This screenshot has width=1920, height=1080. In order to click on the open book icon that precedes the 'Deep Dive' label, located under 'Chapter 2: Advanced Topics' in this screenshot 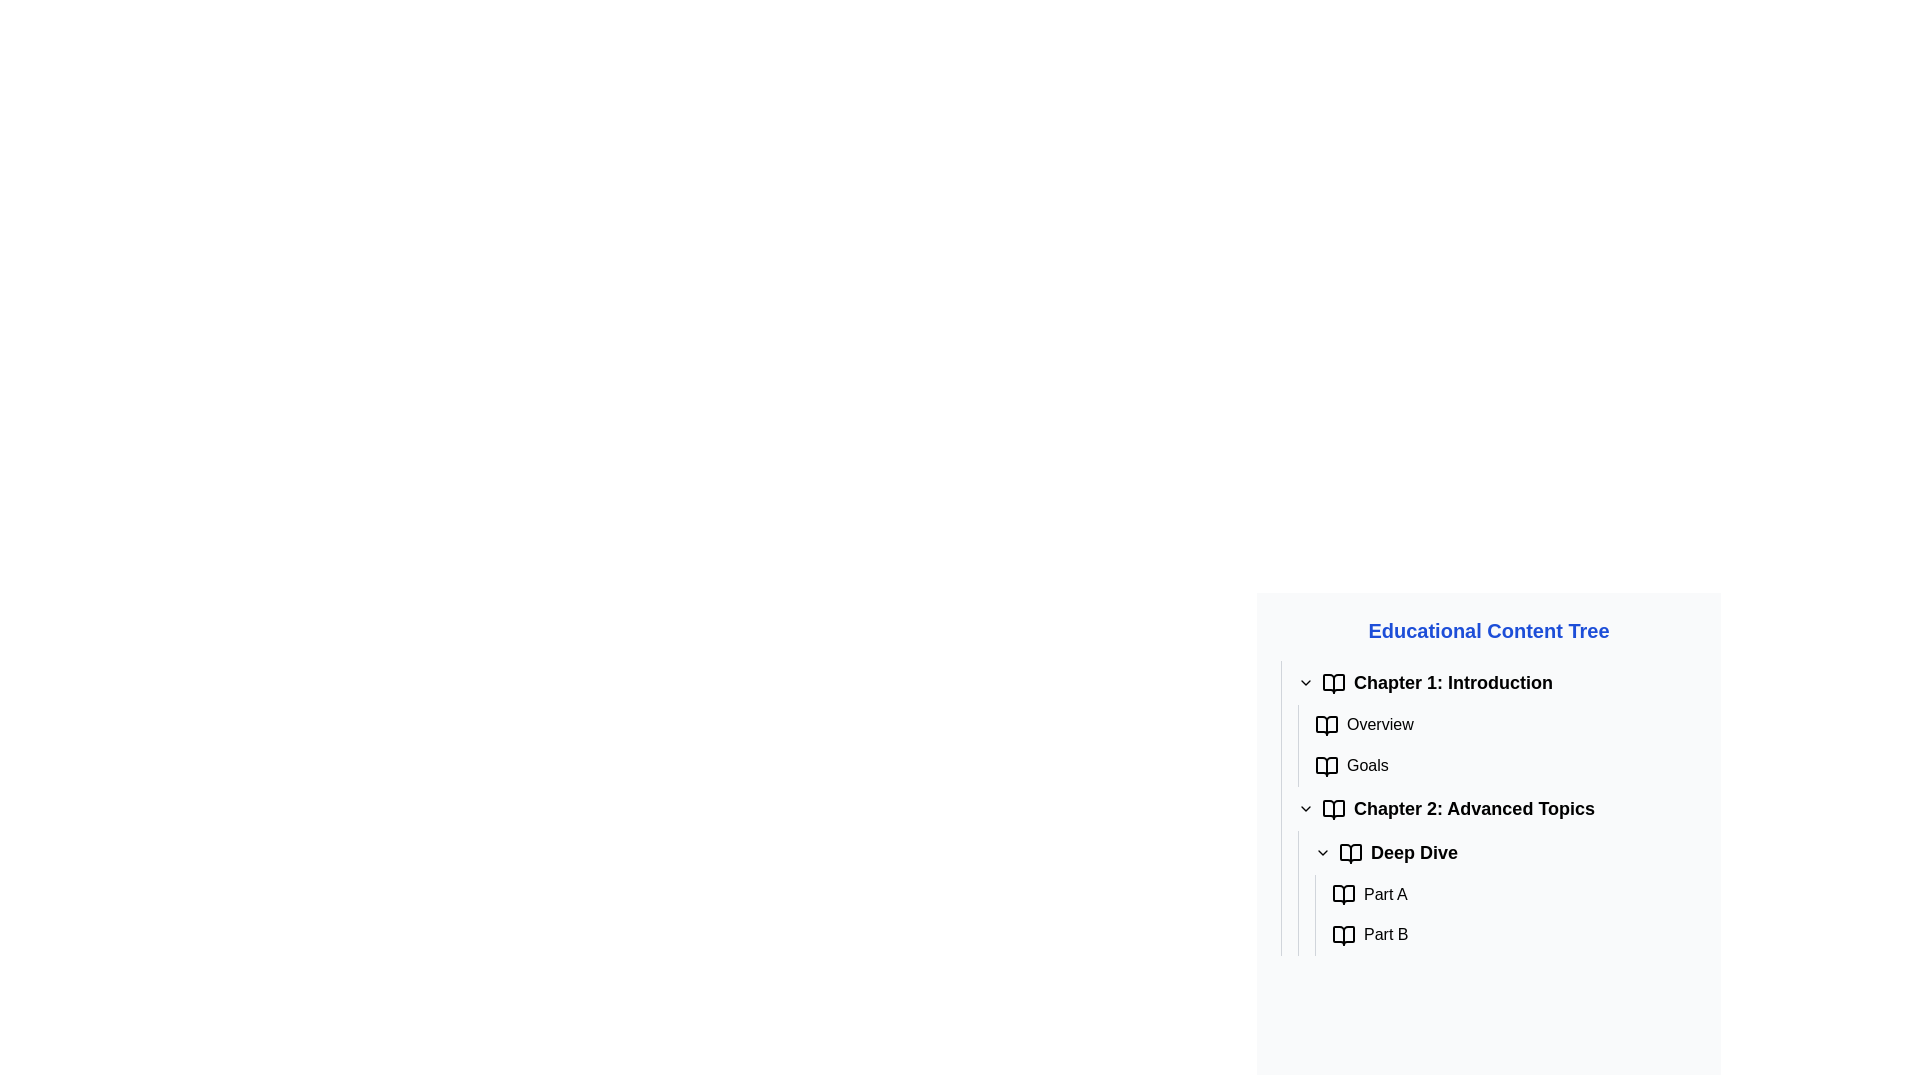, I will do `click(1350, 852)`.